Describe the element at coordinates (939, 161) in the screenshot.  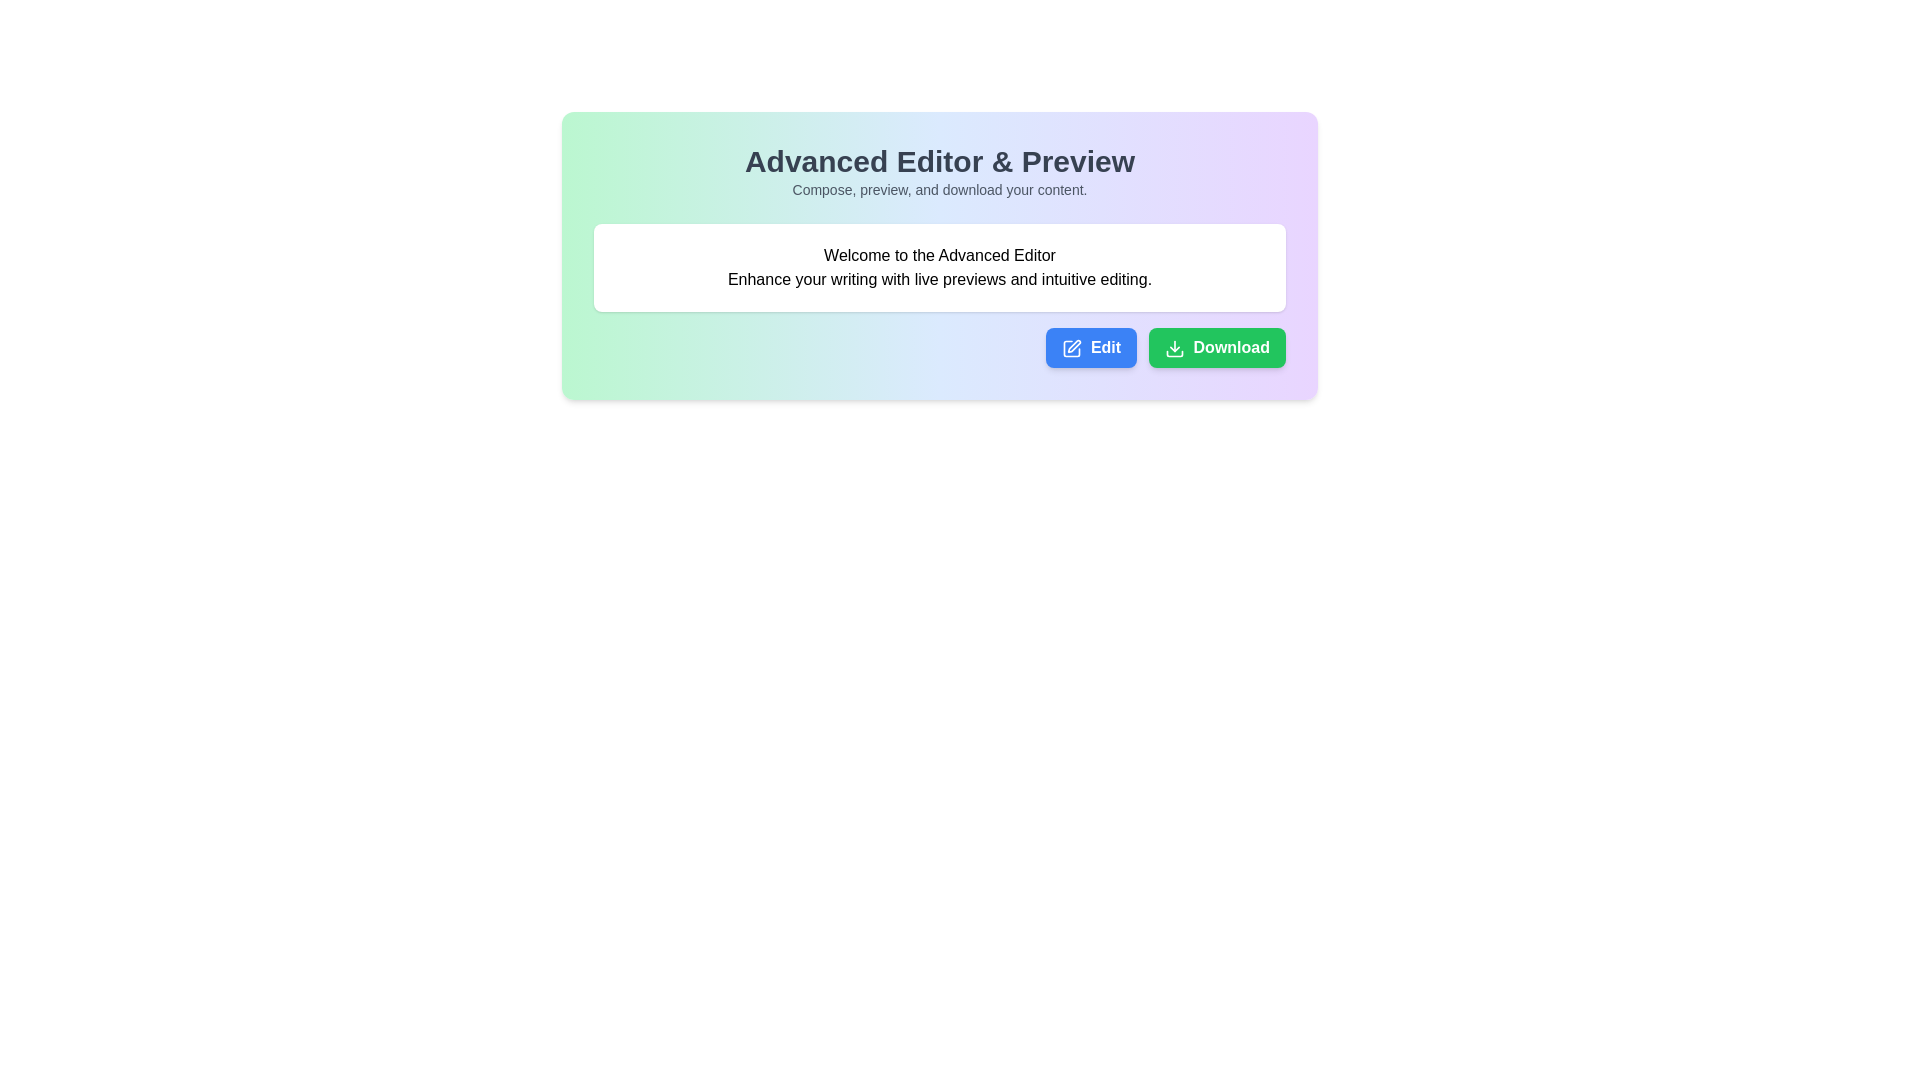
I see `the Heading text which serves as the title for the advanced editing and previewing tool, located above the subheading 'Compose, preview, and download your content.'` at that location.